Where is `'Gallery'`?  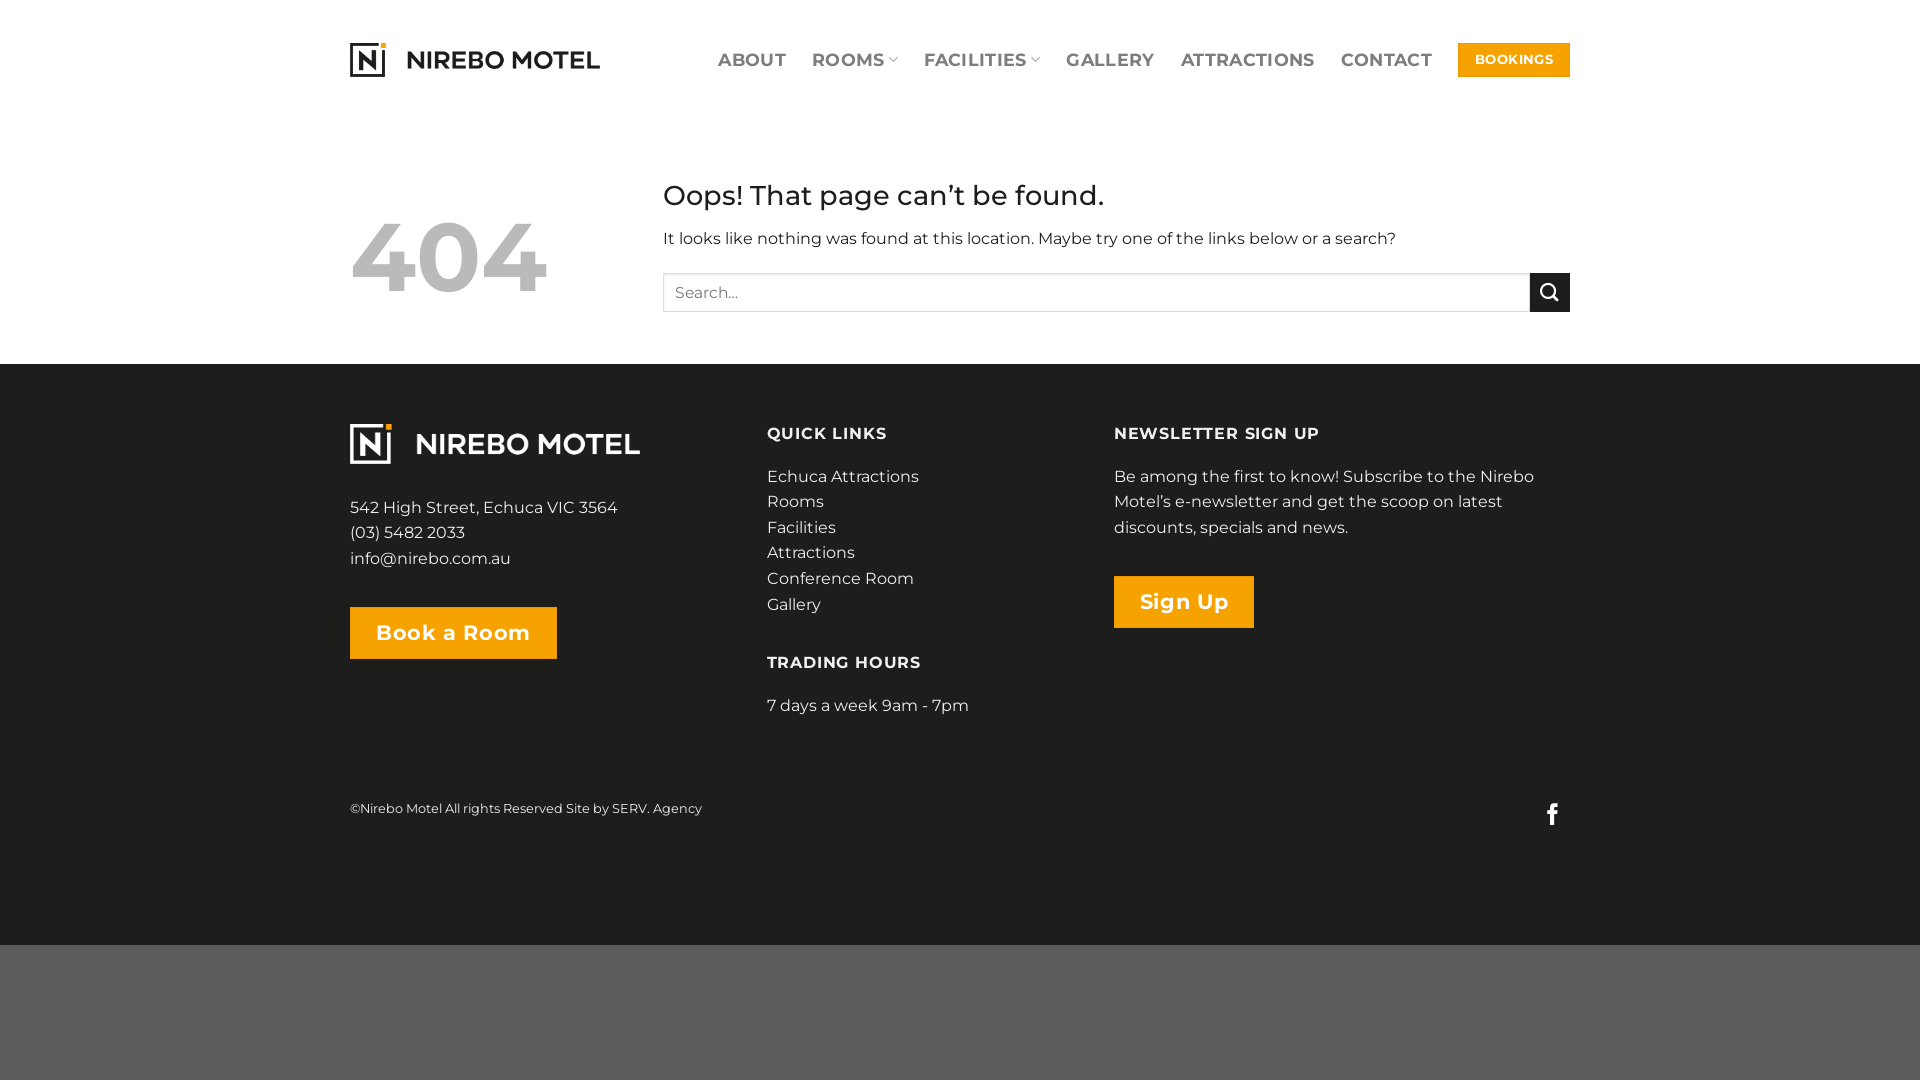 'Gallery' is located at coordinates (792, 603).